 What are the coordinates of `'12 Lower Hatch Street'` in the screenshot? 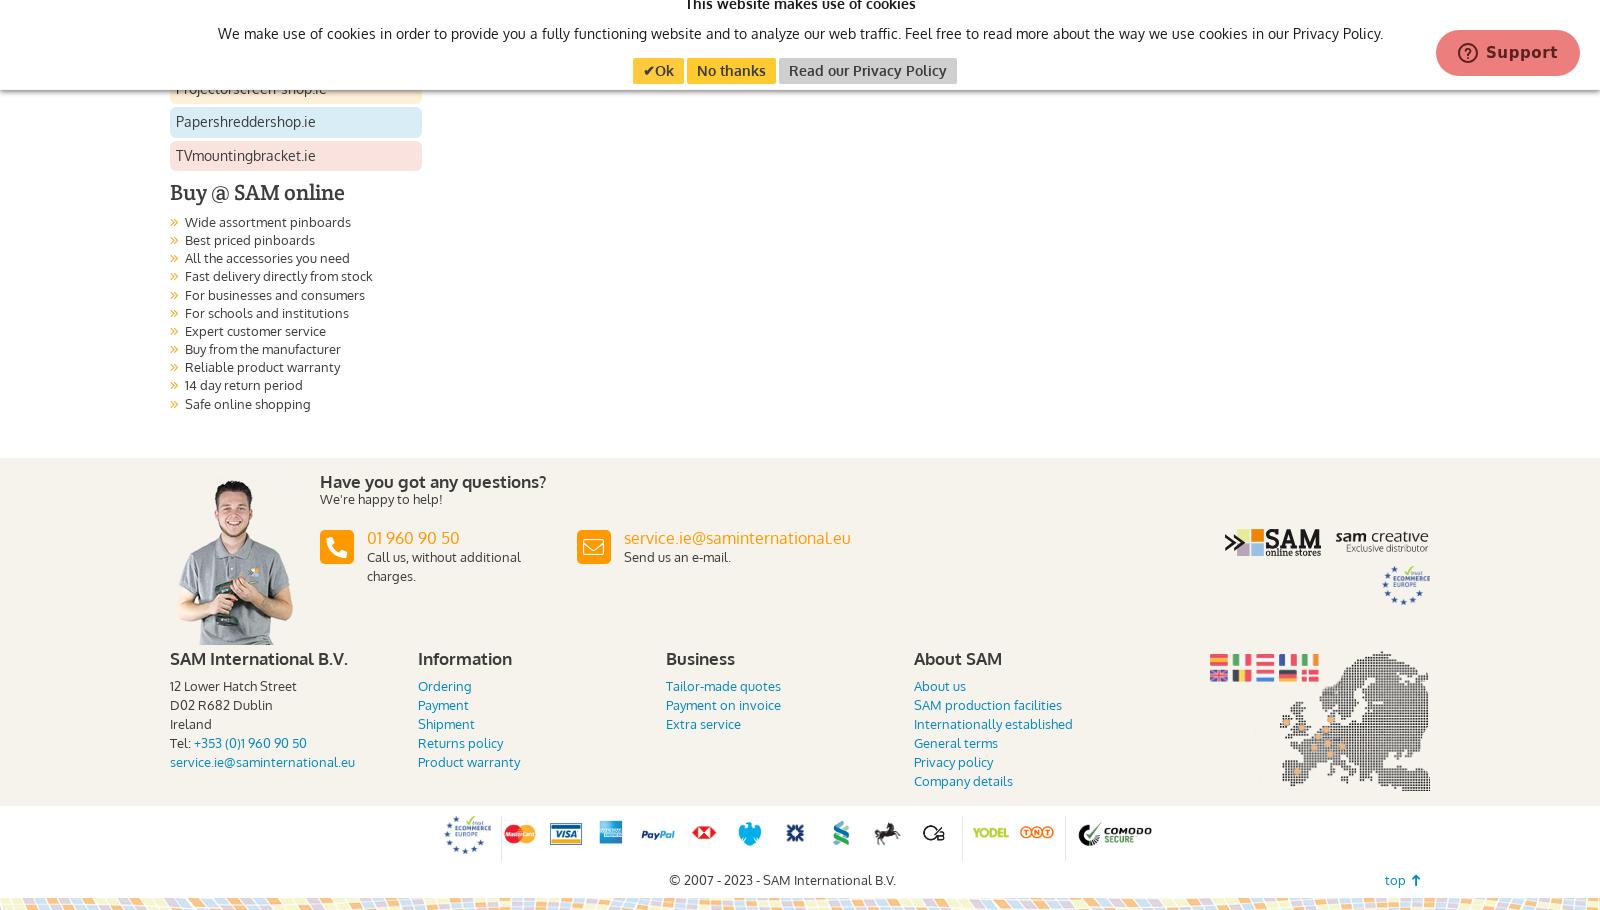 It's located at (233, 684).